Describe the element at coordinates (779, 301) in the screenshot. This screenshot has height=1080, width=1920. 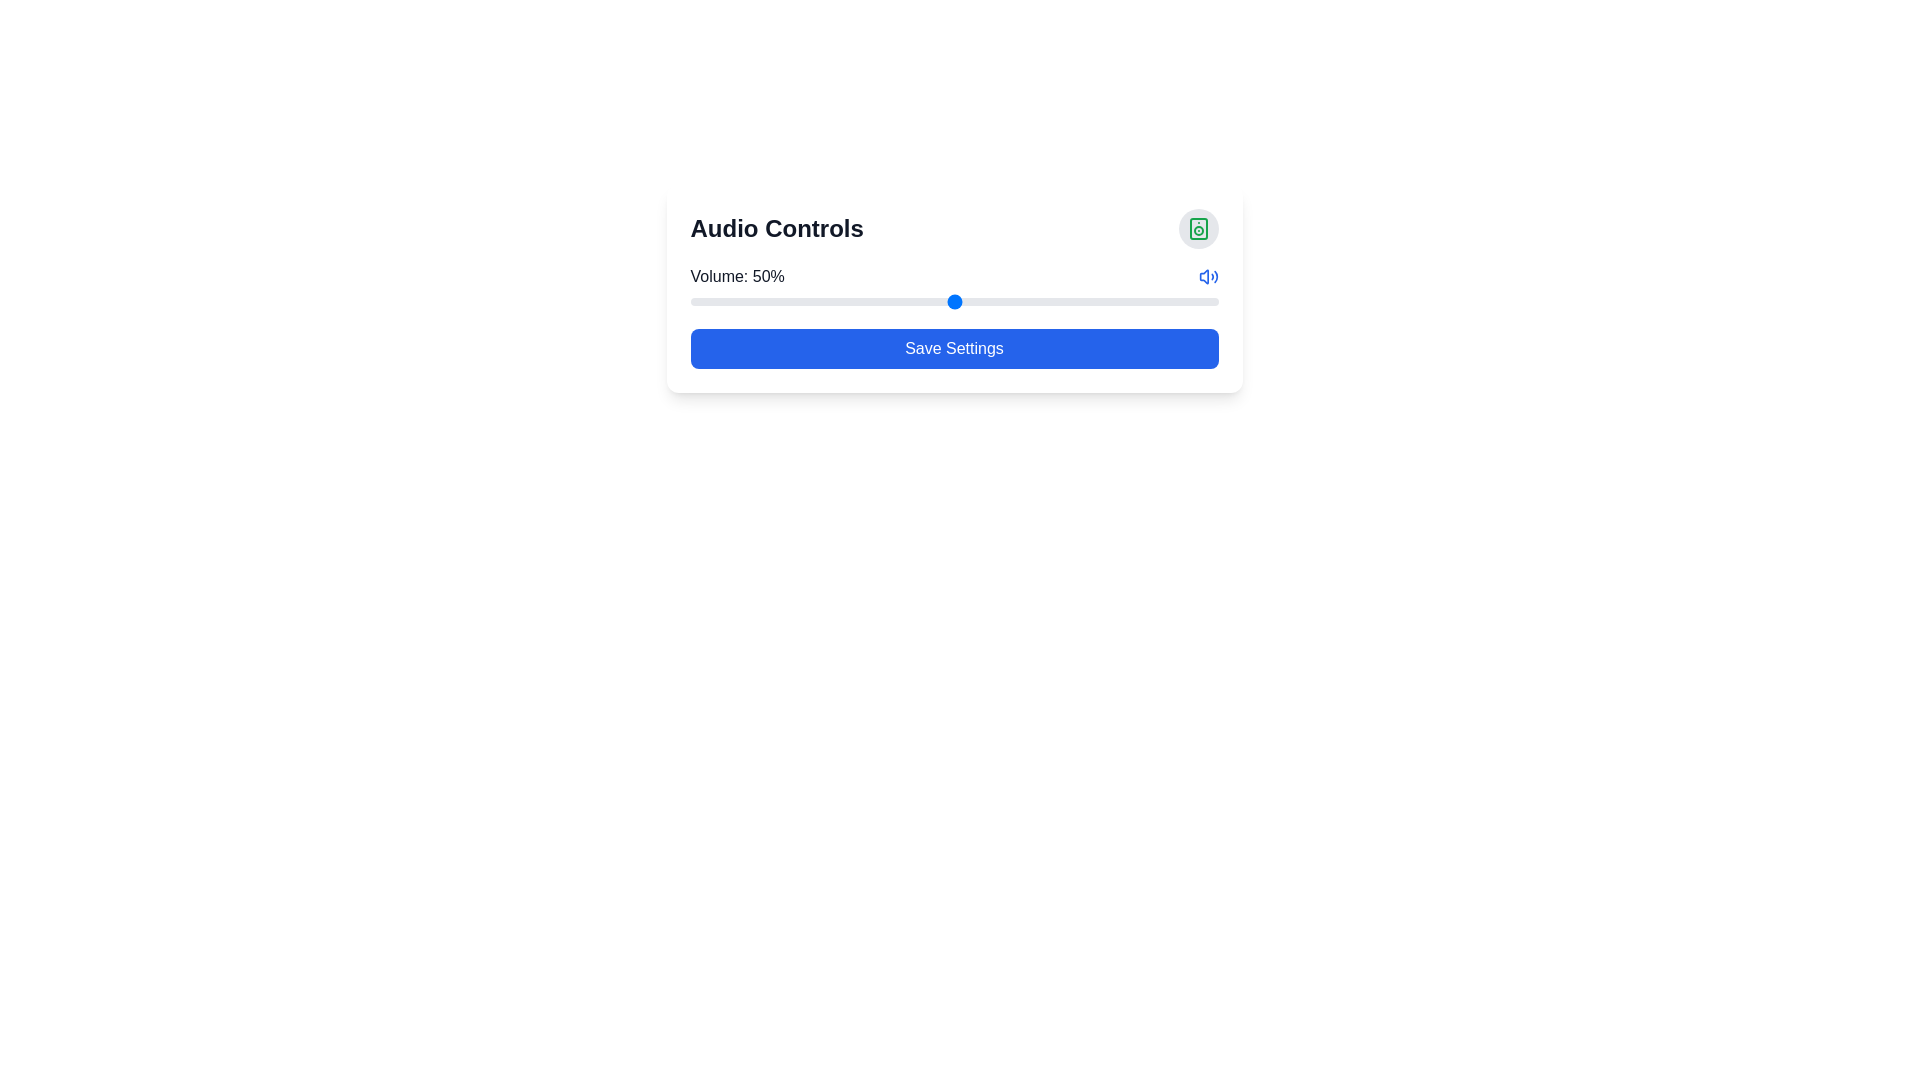
I see `the volume` at that location.